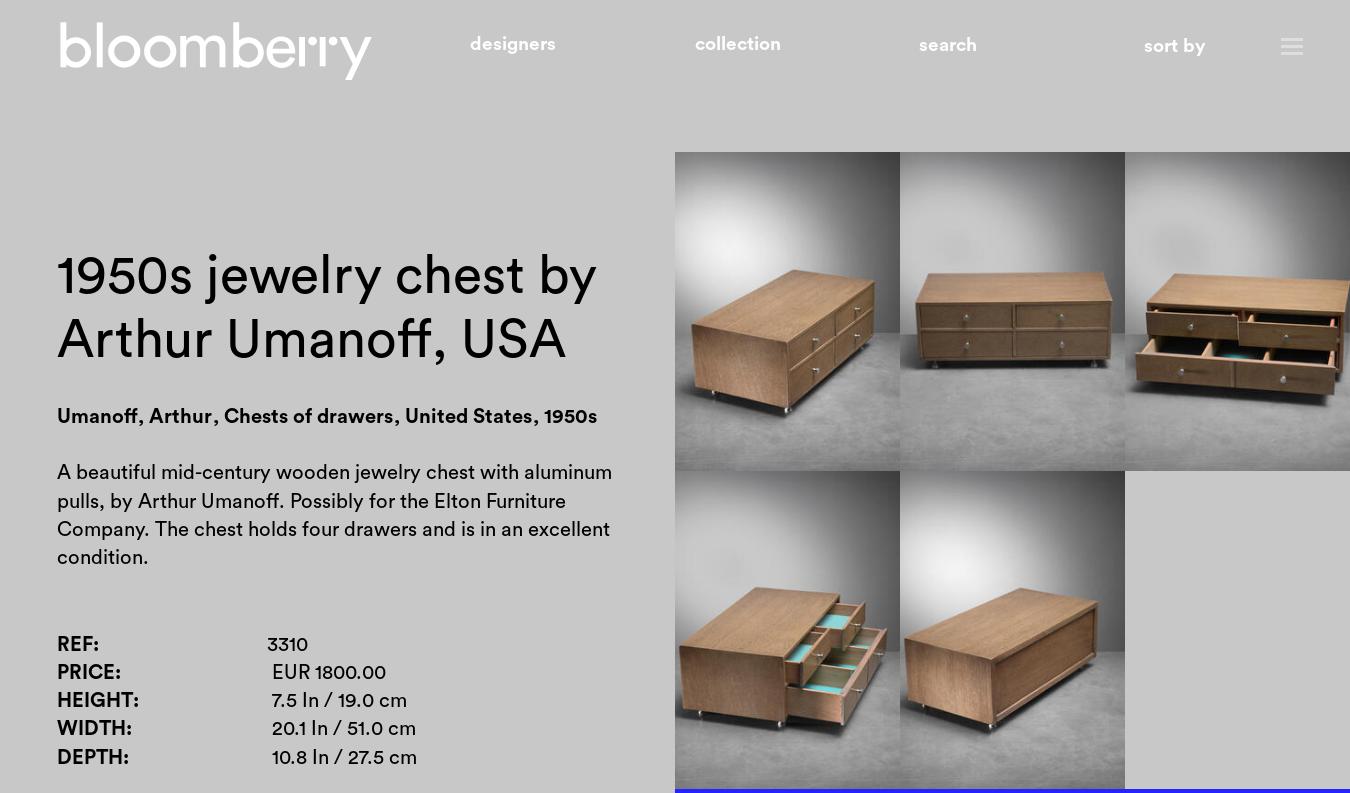 This screenshot has height=793, width=1350. I want to click on 'A beautiful mid-century wooden jewelry chest with aluminum pulls, by Arthur Umanoff. Possibly for the Elton Furniture Company. The chest holds four drawers and is in an excellent condition.', so click(55, 515).